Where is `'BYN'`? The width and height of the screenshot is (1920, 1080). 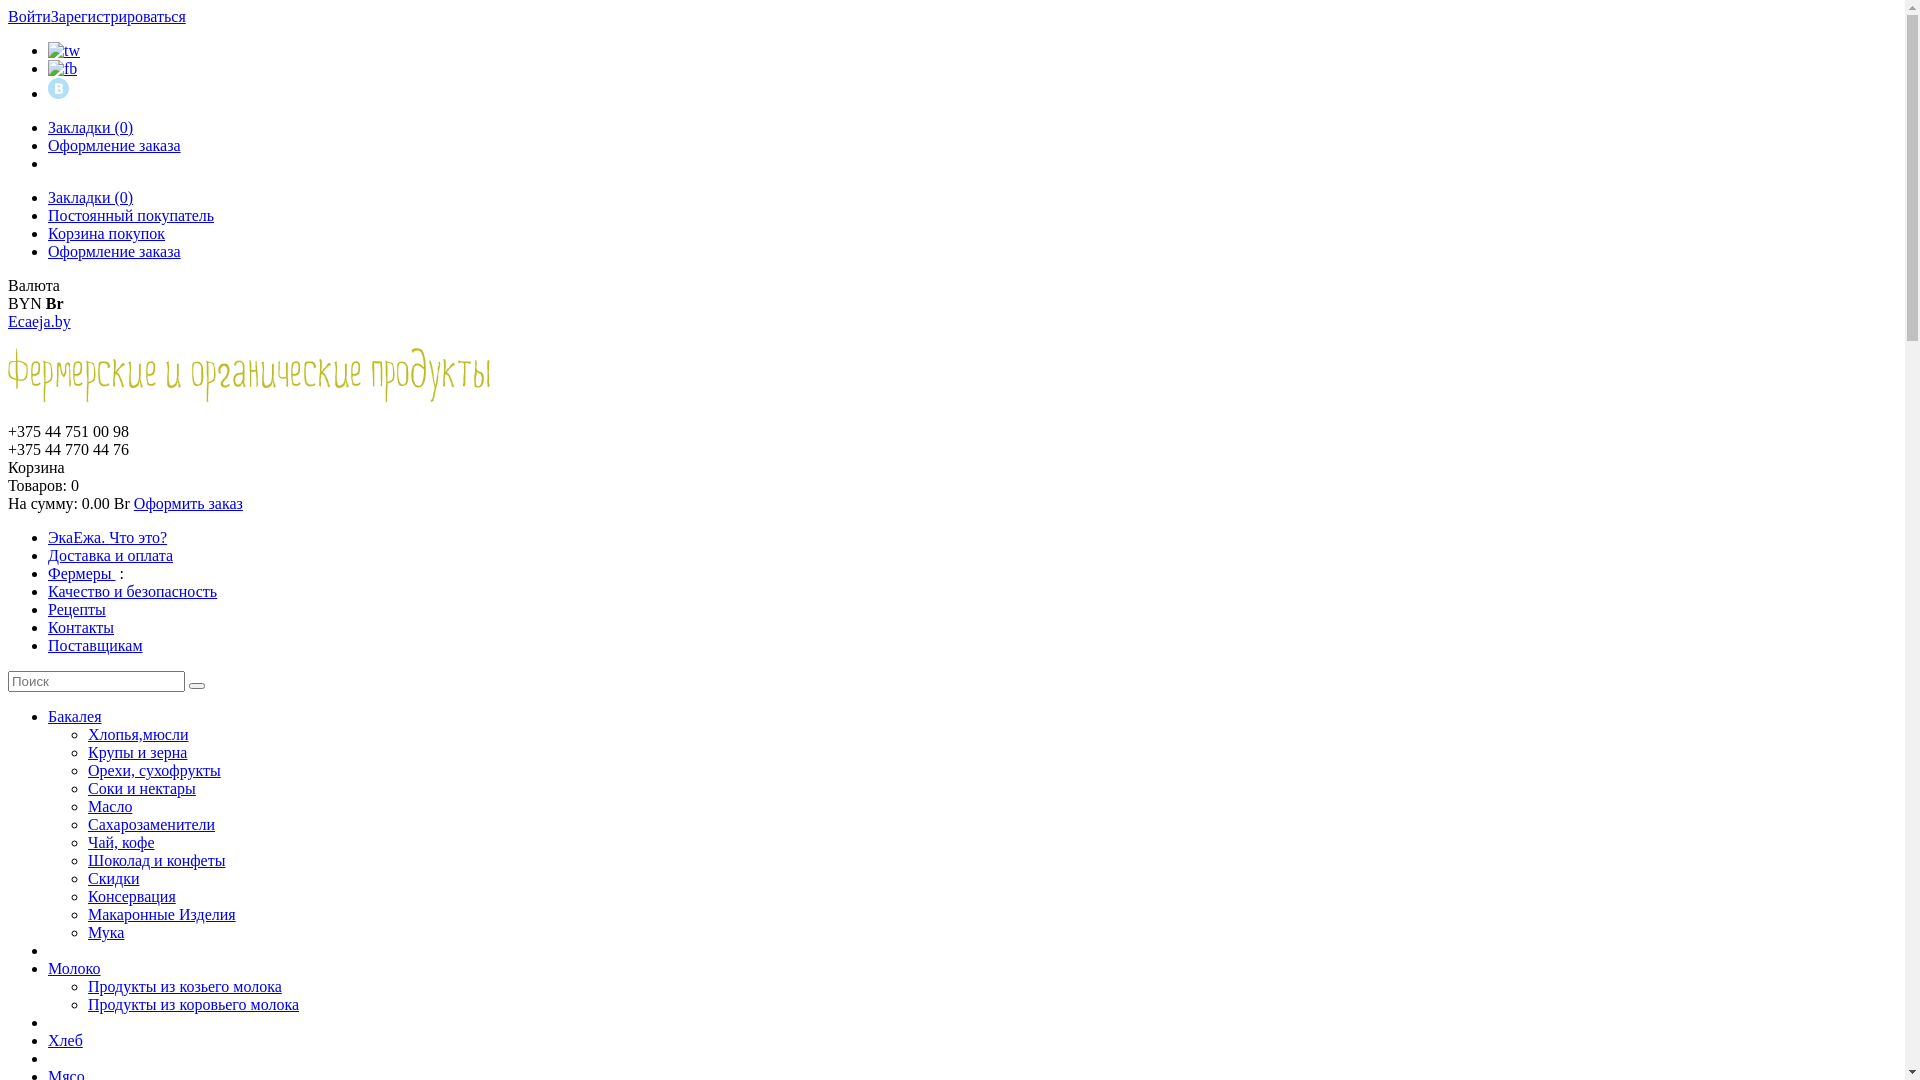 'BYN' is located at coordinates (8, 303).